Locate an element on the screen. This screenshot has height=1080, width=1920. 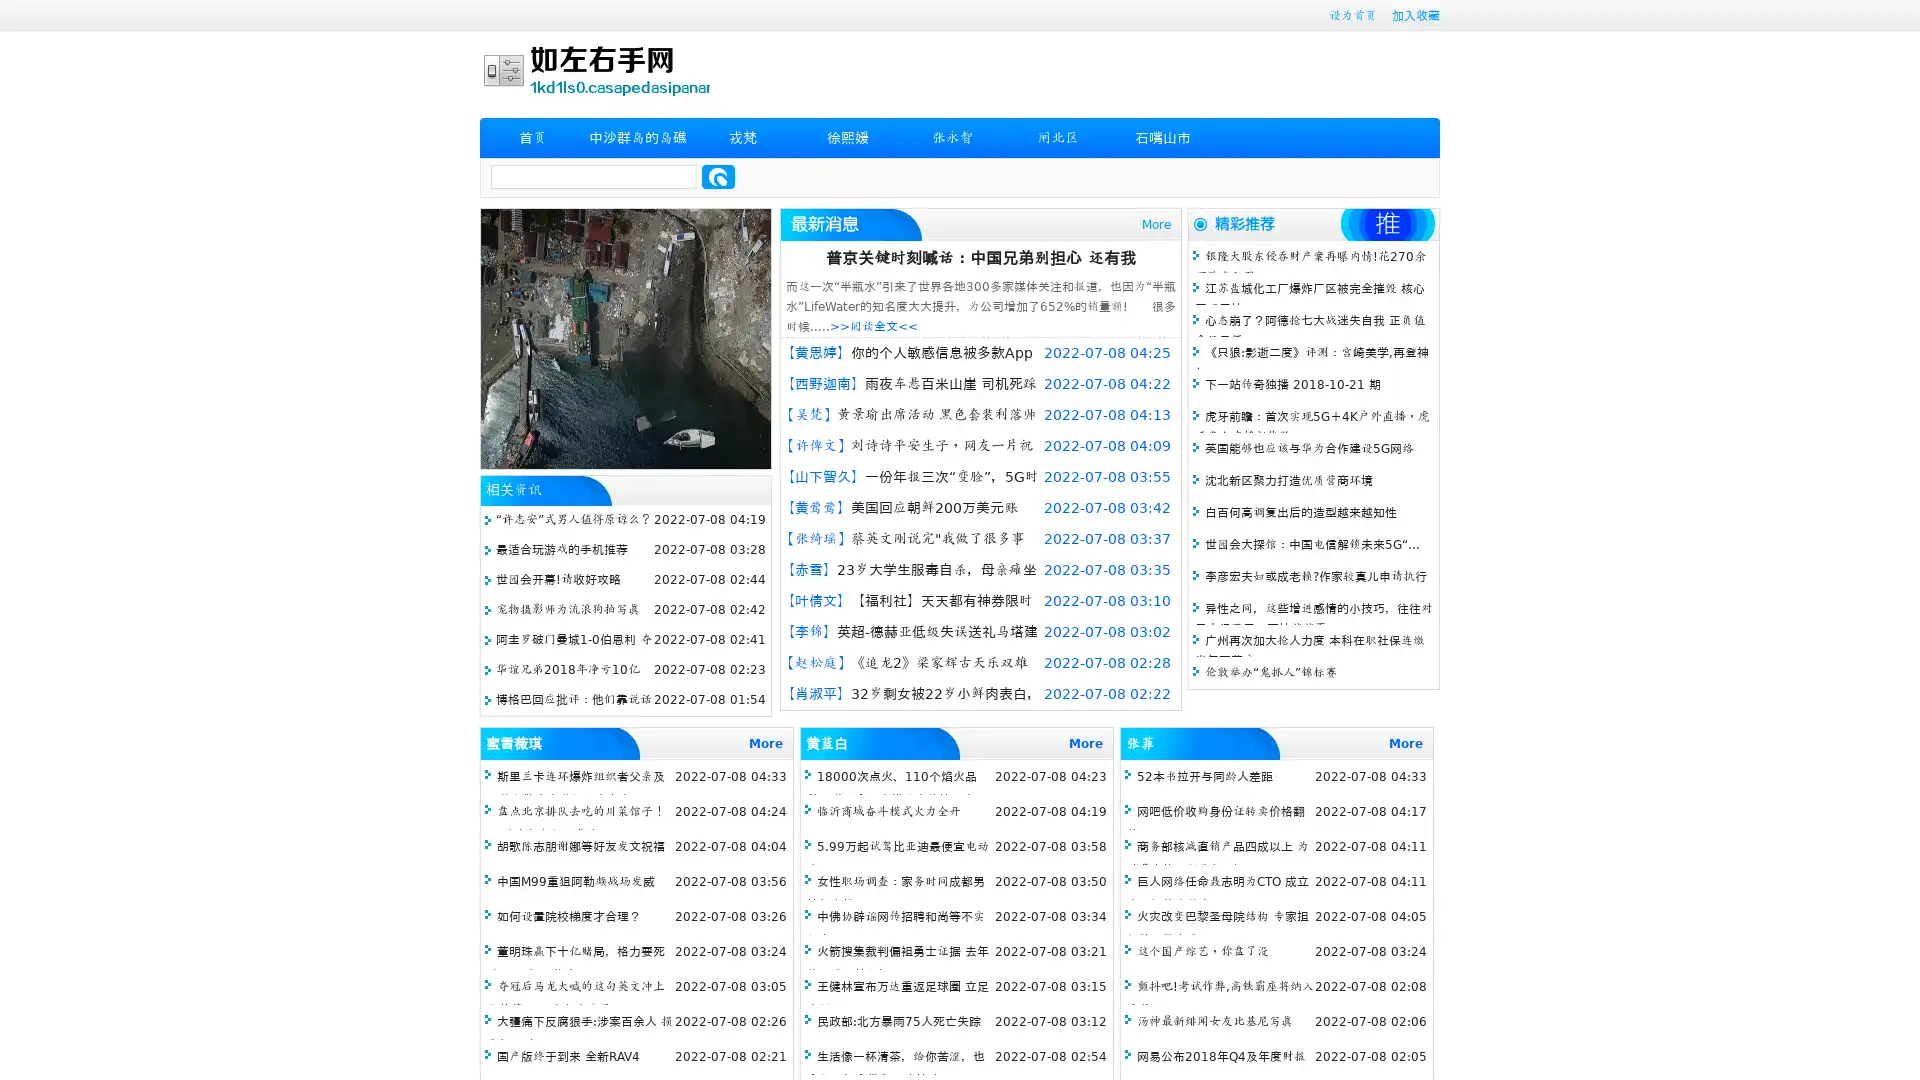
Search is located at coordinates (718, 176).